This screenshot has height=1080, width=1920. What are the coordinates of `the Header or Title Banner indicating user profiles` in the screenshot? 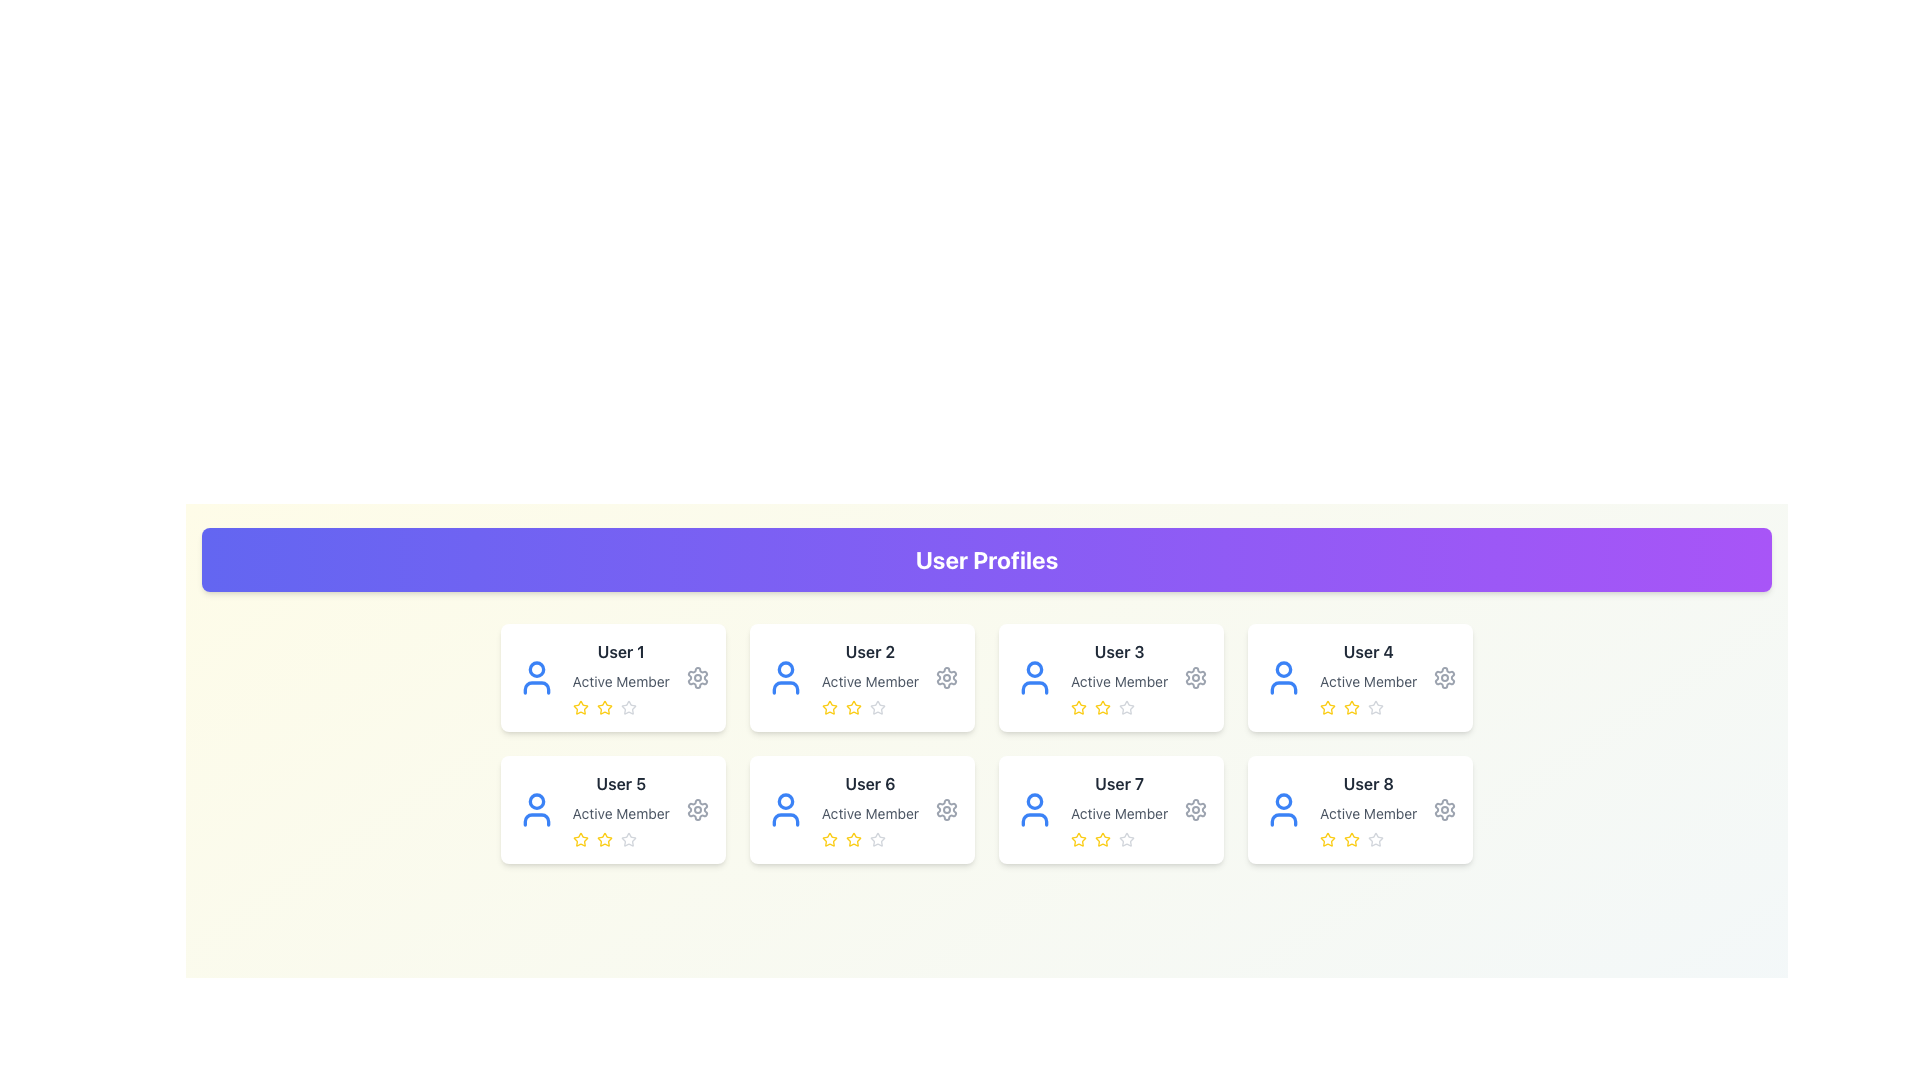 It's located at (987, 559).